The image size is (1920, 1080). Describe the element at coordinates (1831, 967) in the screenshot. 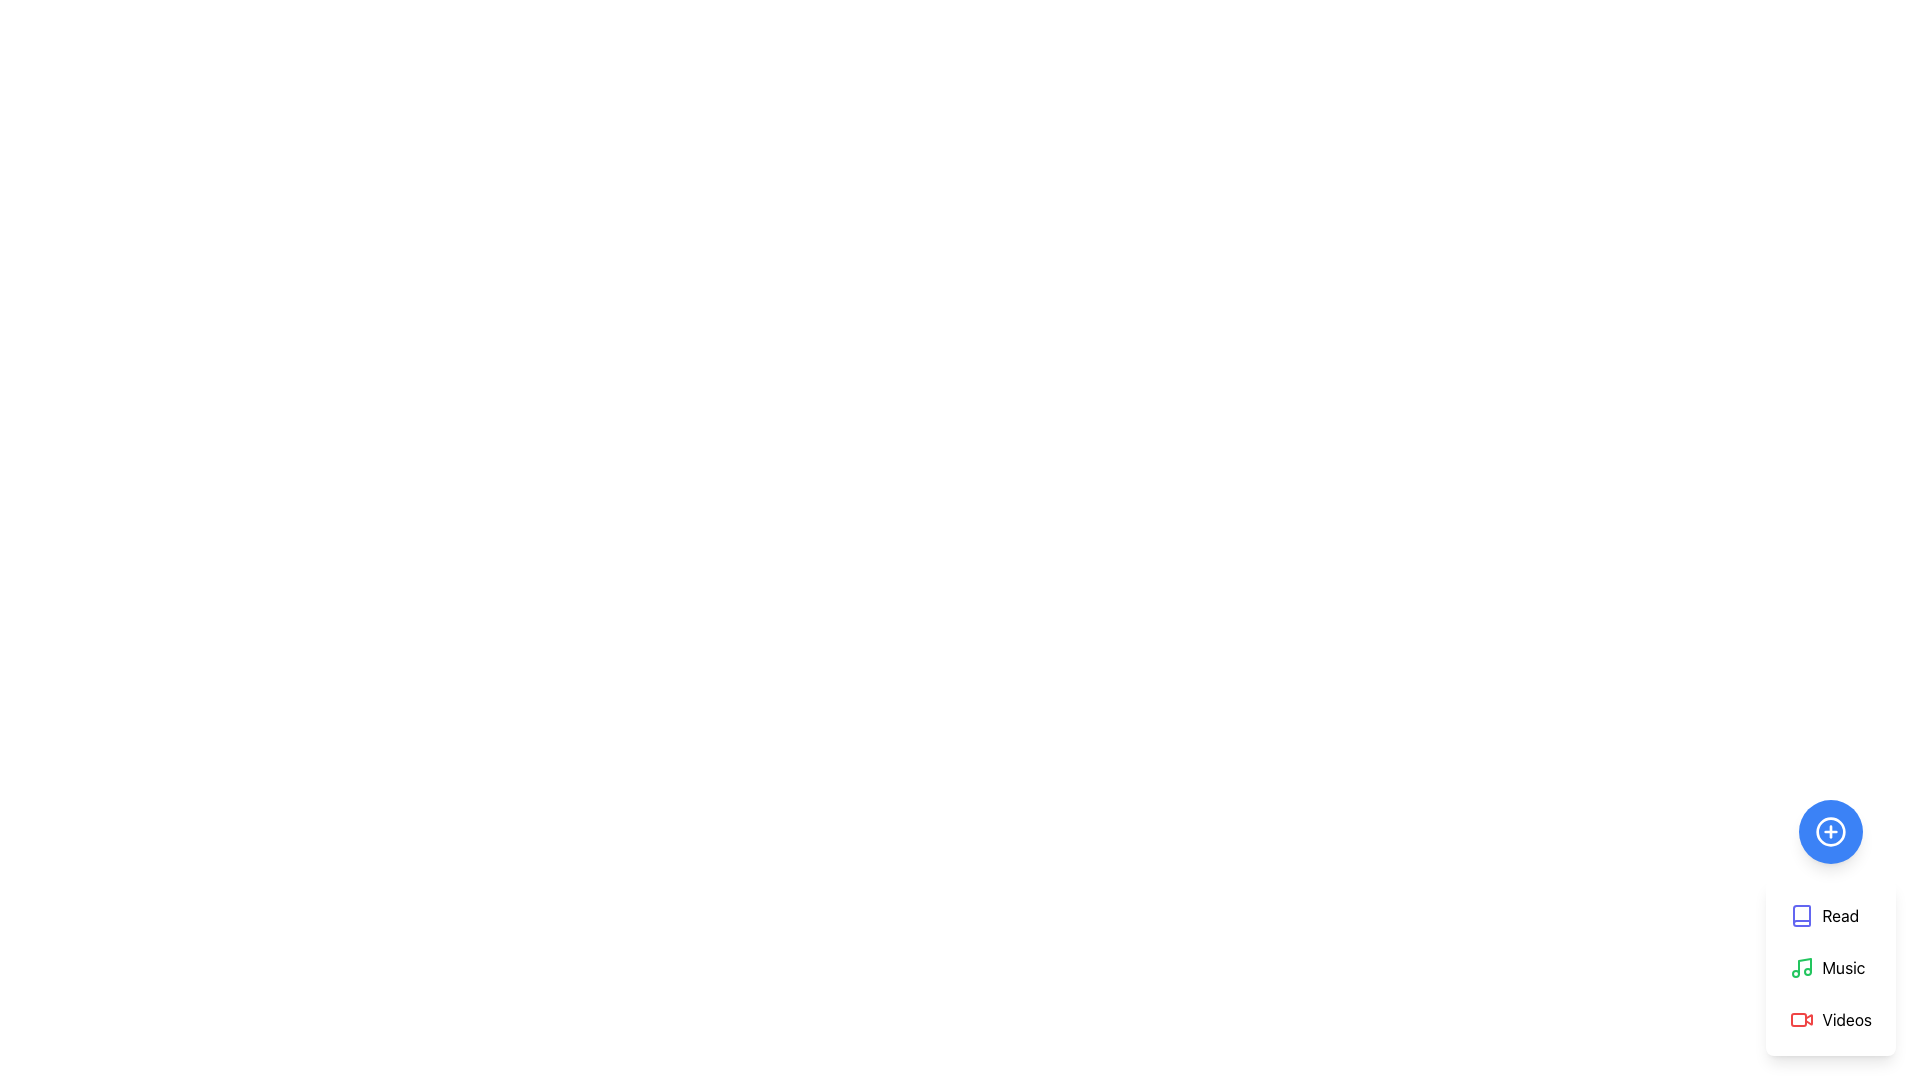

I see `the 'Music' menu item, which features a green music note icon followed by the text 'Music' in black` at that location.